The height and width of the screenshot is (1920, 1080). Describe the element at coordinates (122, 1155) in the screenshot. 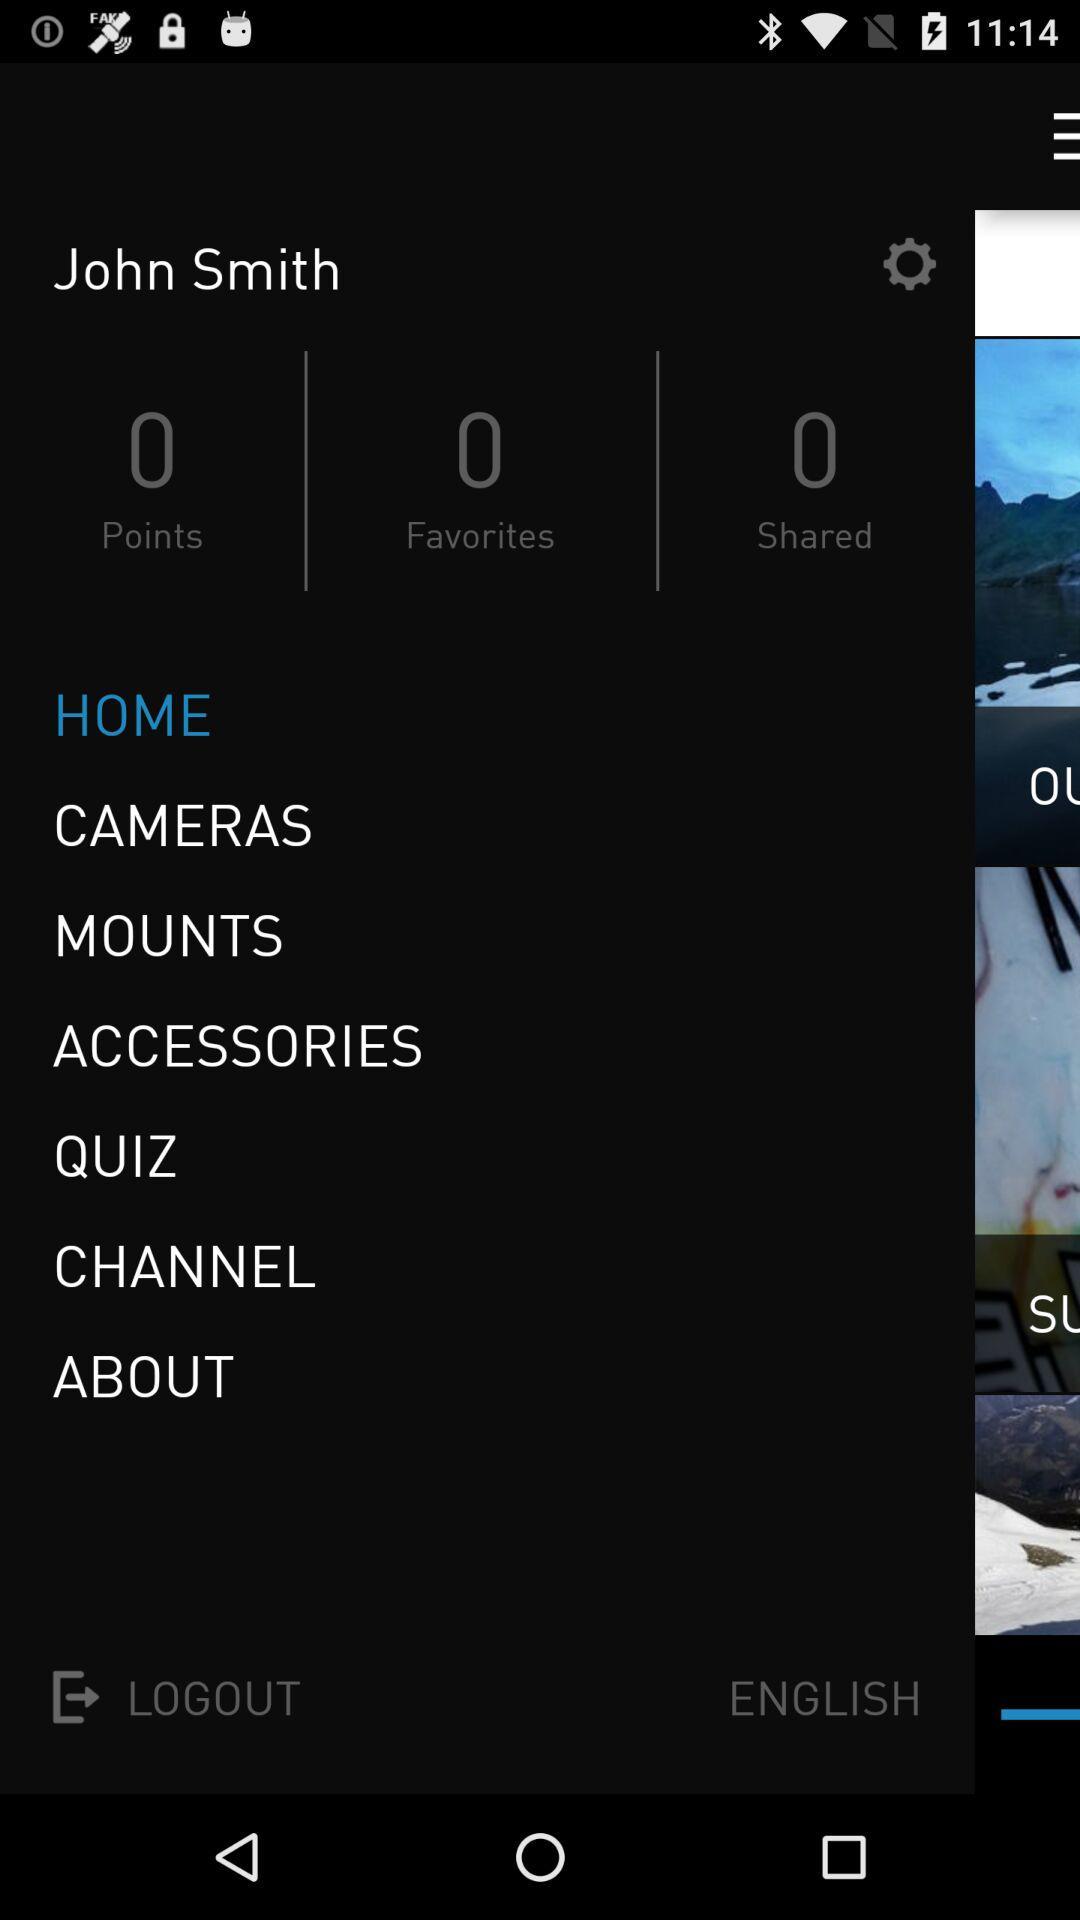

I see `item below the accessories` at that location.